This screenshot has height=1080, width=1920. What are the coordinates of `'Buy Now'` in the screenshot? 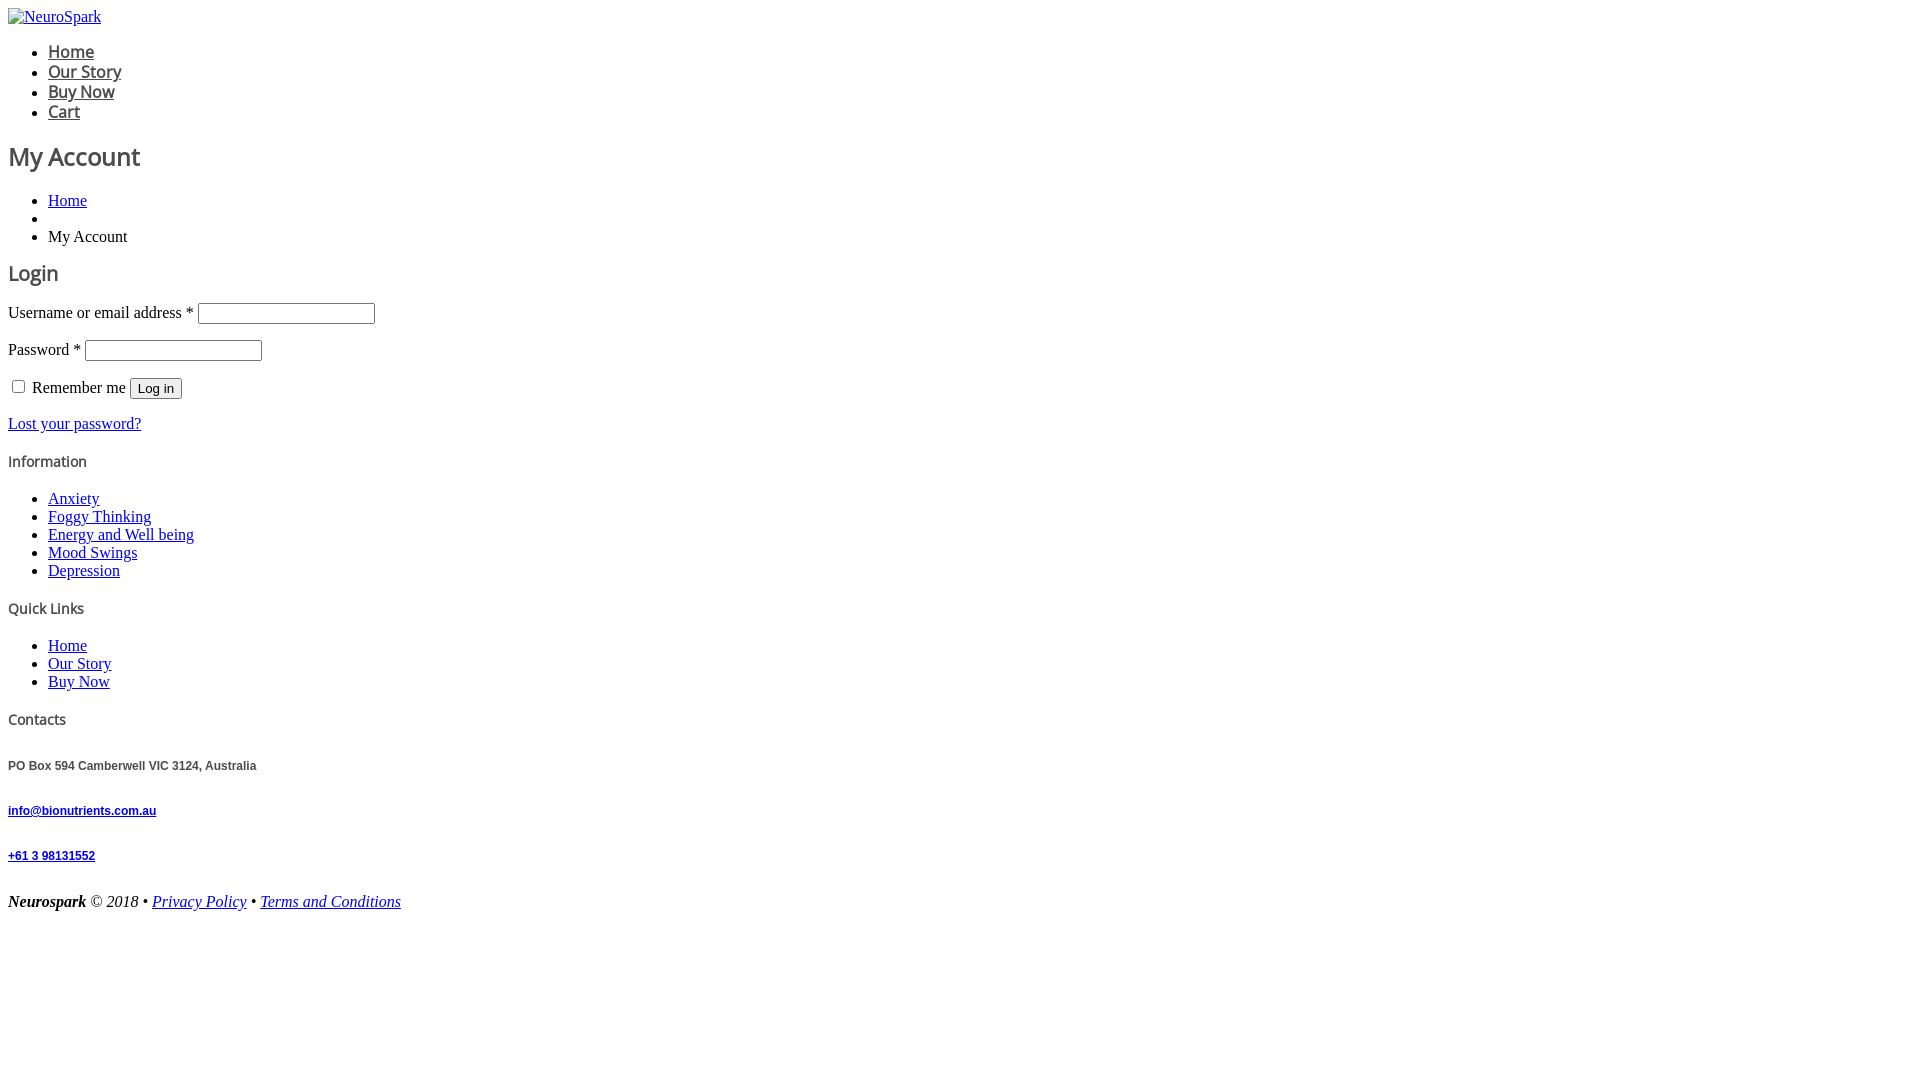 It's located at (78, 680).